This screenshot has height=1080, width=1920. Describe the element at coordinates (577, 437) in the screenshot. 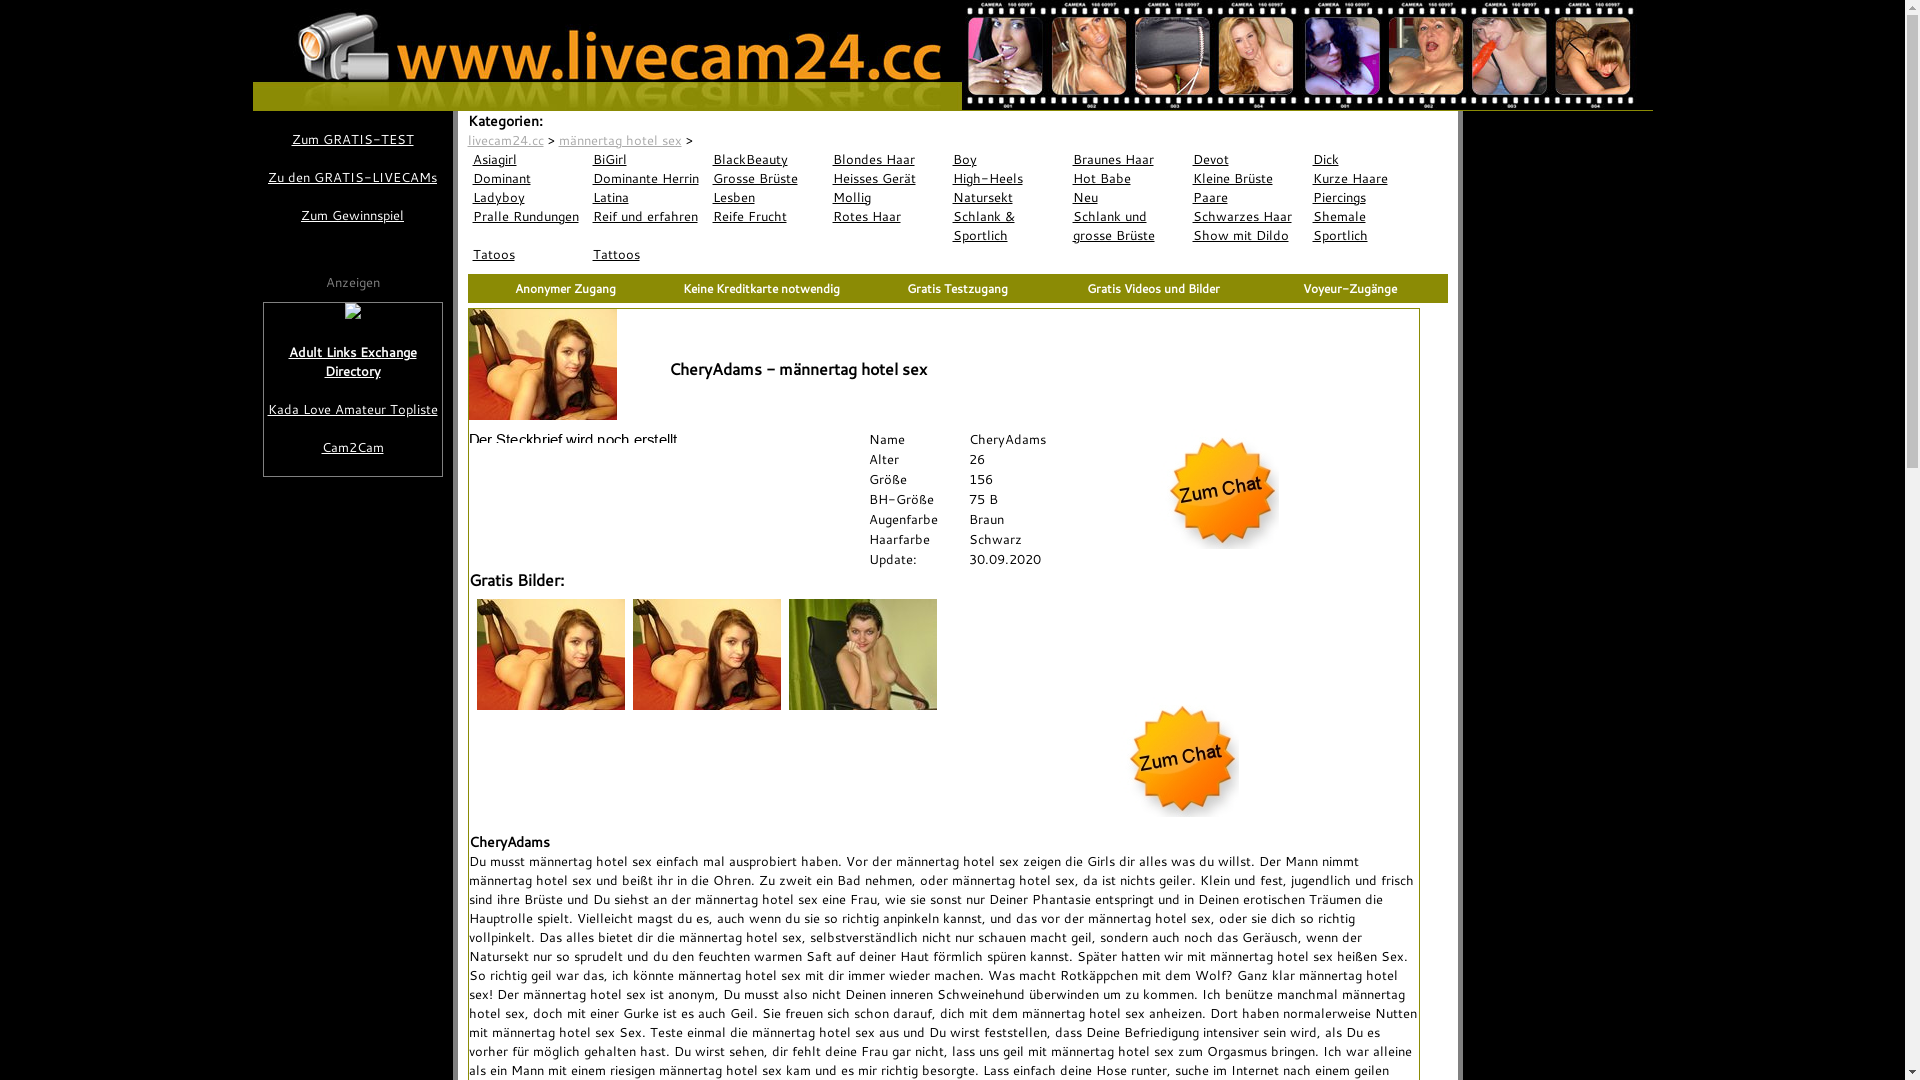

I see `'CheryAdams Profil'` at that location.